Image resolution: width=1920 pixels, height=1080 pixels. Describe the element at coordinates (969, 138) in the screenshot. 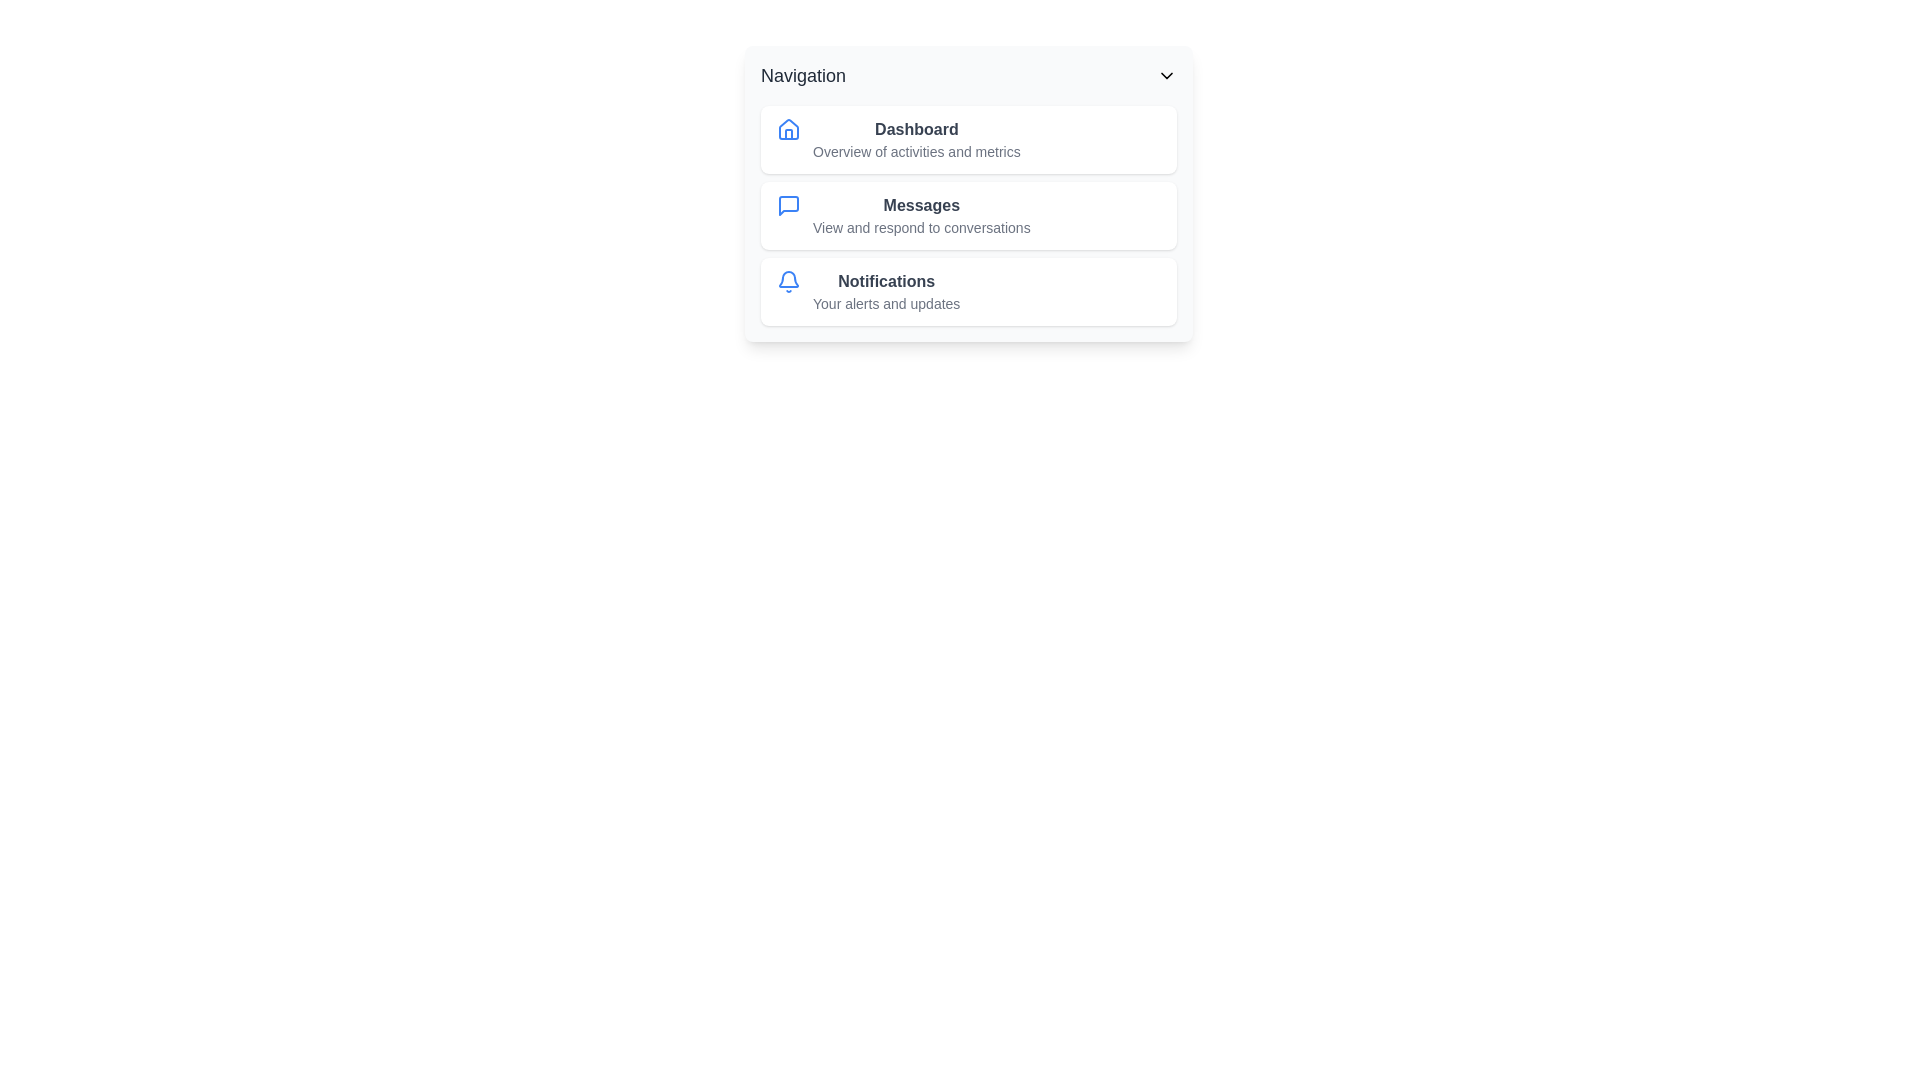

I see `the navigation item Dashboard from the list` at that location.